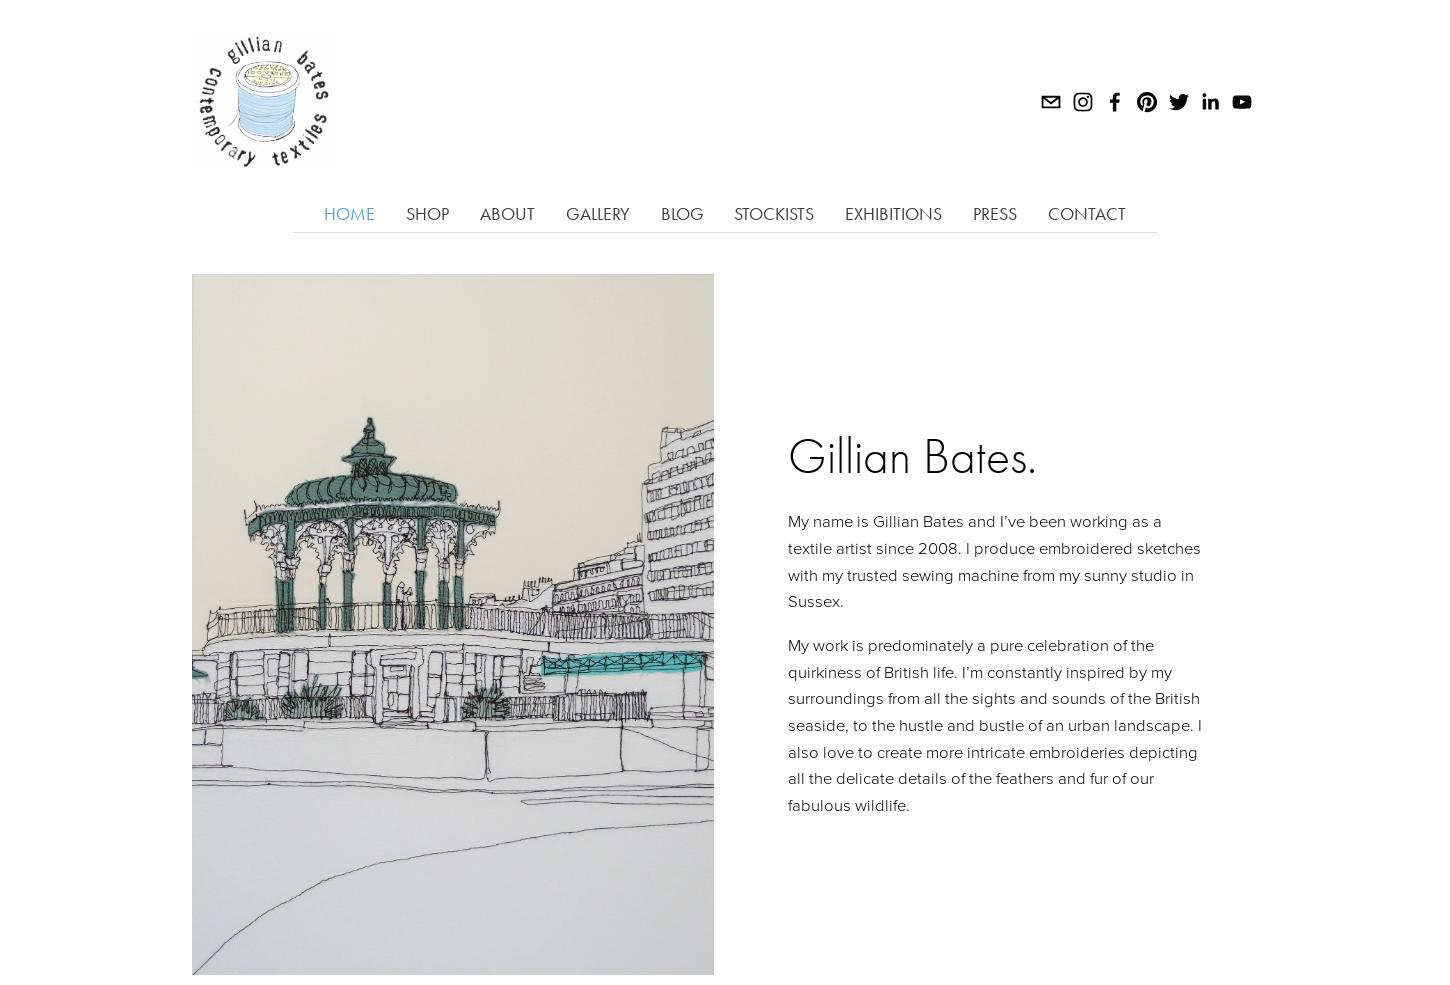  I want to click on 'Exhibitions', so click(892, 212).